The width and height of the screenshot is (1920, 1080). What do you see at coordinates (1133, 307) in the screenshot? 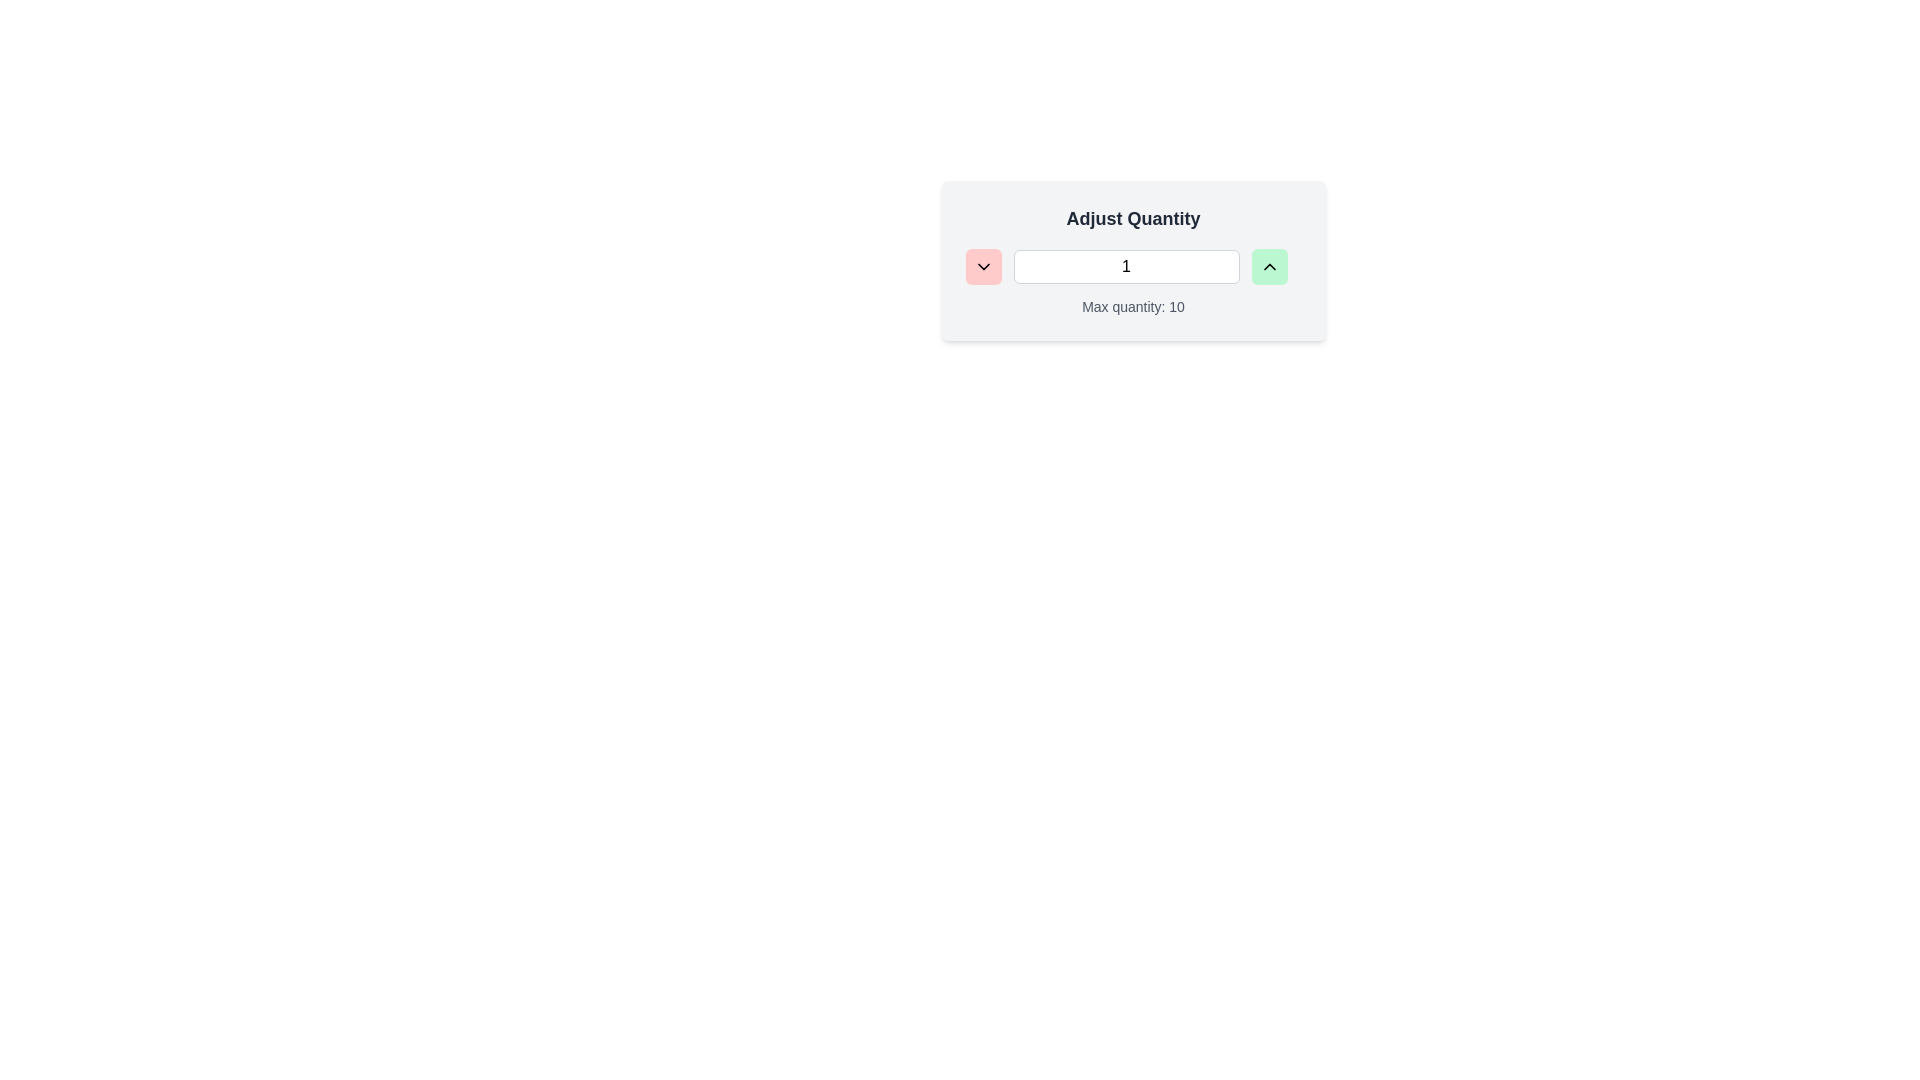
I see `the label displaying 'Max quantity: 10', which is located at the bottom of the card layout providing controls for quantity adjustment` at bounding box center [1133, 307].